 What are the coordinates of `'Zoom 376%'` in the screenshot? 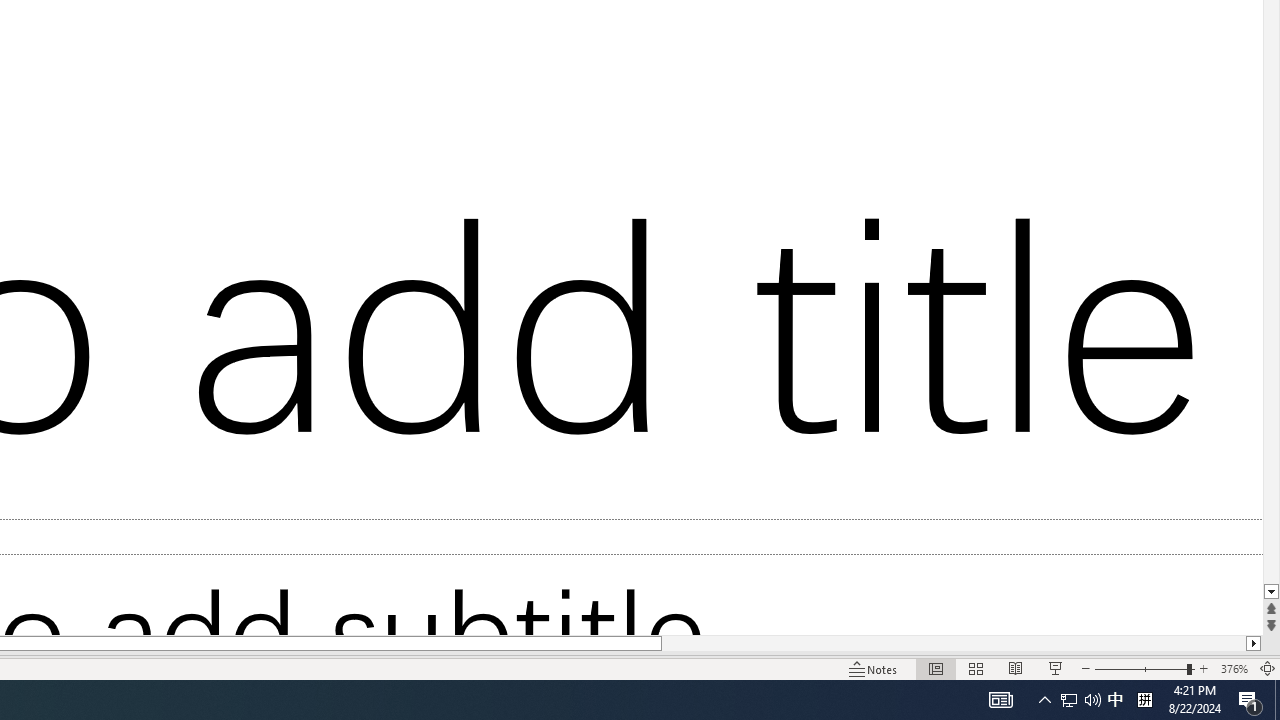 It's located at (1233, 669).